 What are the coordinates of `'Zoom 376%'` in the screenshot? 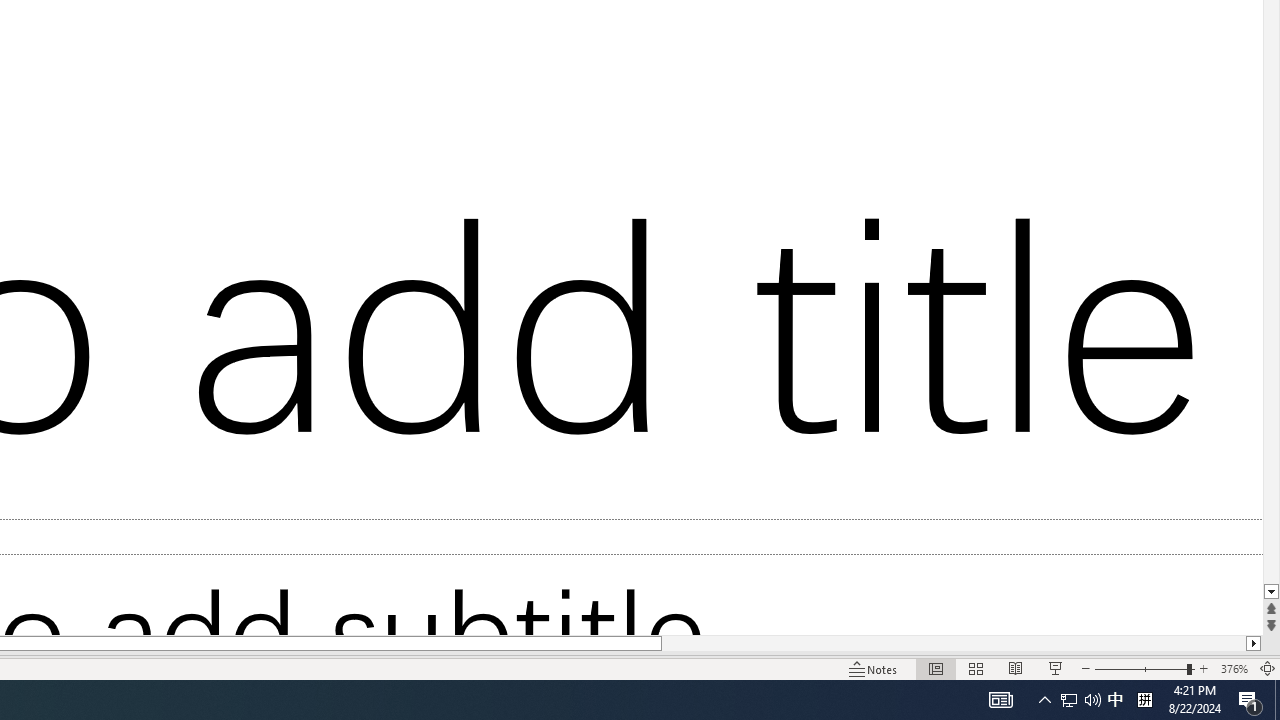 It's located at (1233, 669).